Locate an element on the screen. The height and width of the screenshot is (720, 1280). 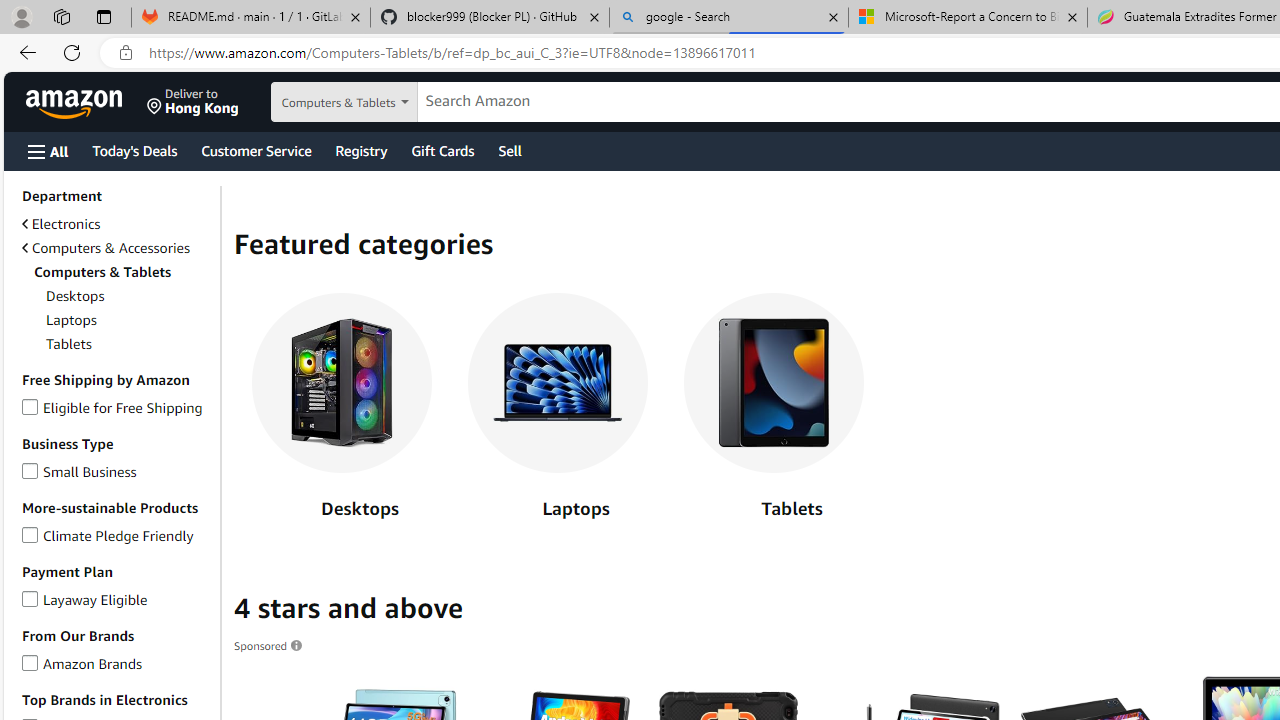
'Open Menu' is located at coordinates (48, 150).